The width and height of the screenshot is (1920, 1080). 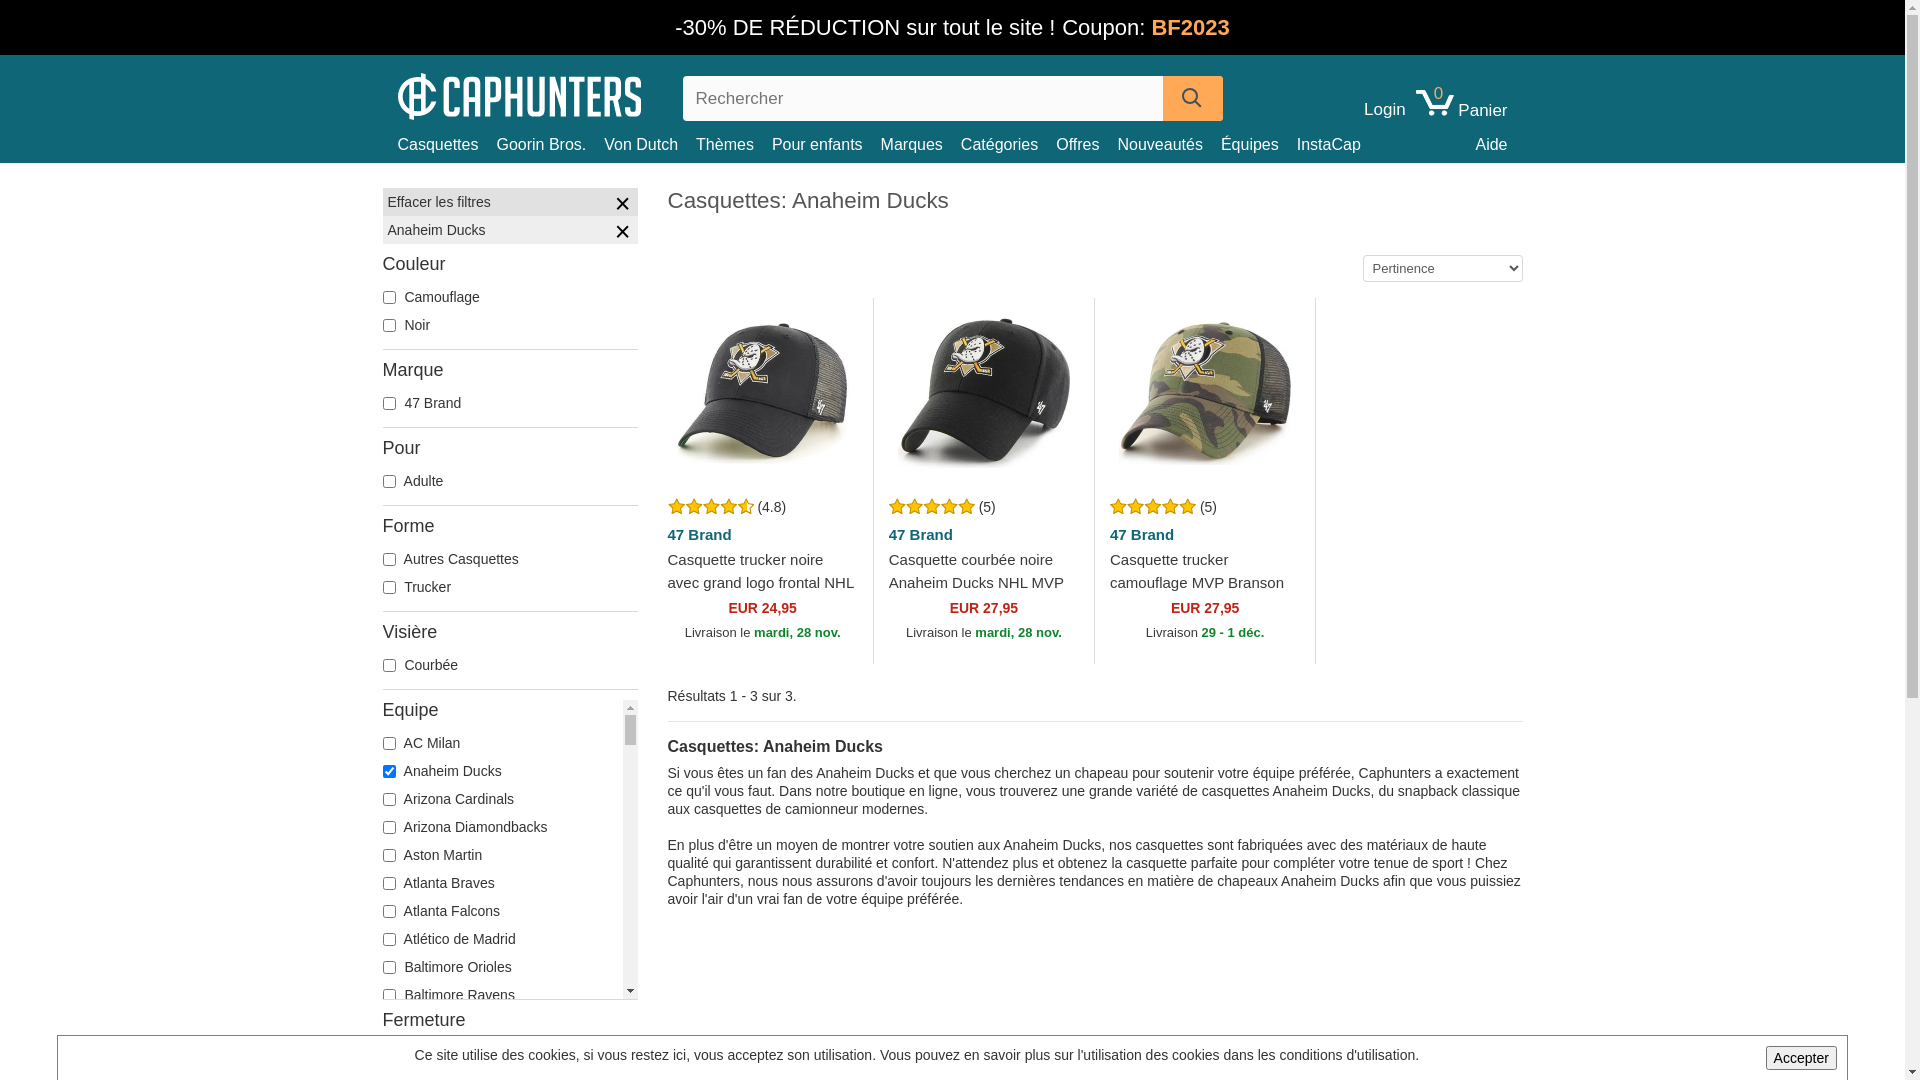 What do you see at coordinates (1474, 143) in the screenshot?
I see `'Aide'` at bounding box center [1474, 143].